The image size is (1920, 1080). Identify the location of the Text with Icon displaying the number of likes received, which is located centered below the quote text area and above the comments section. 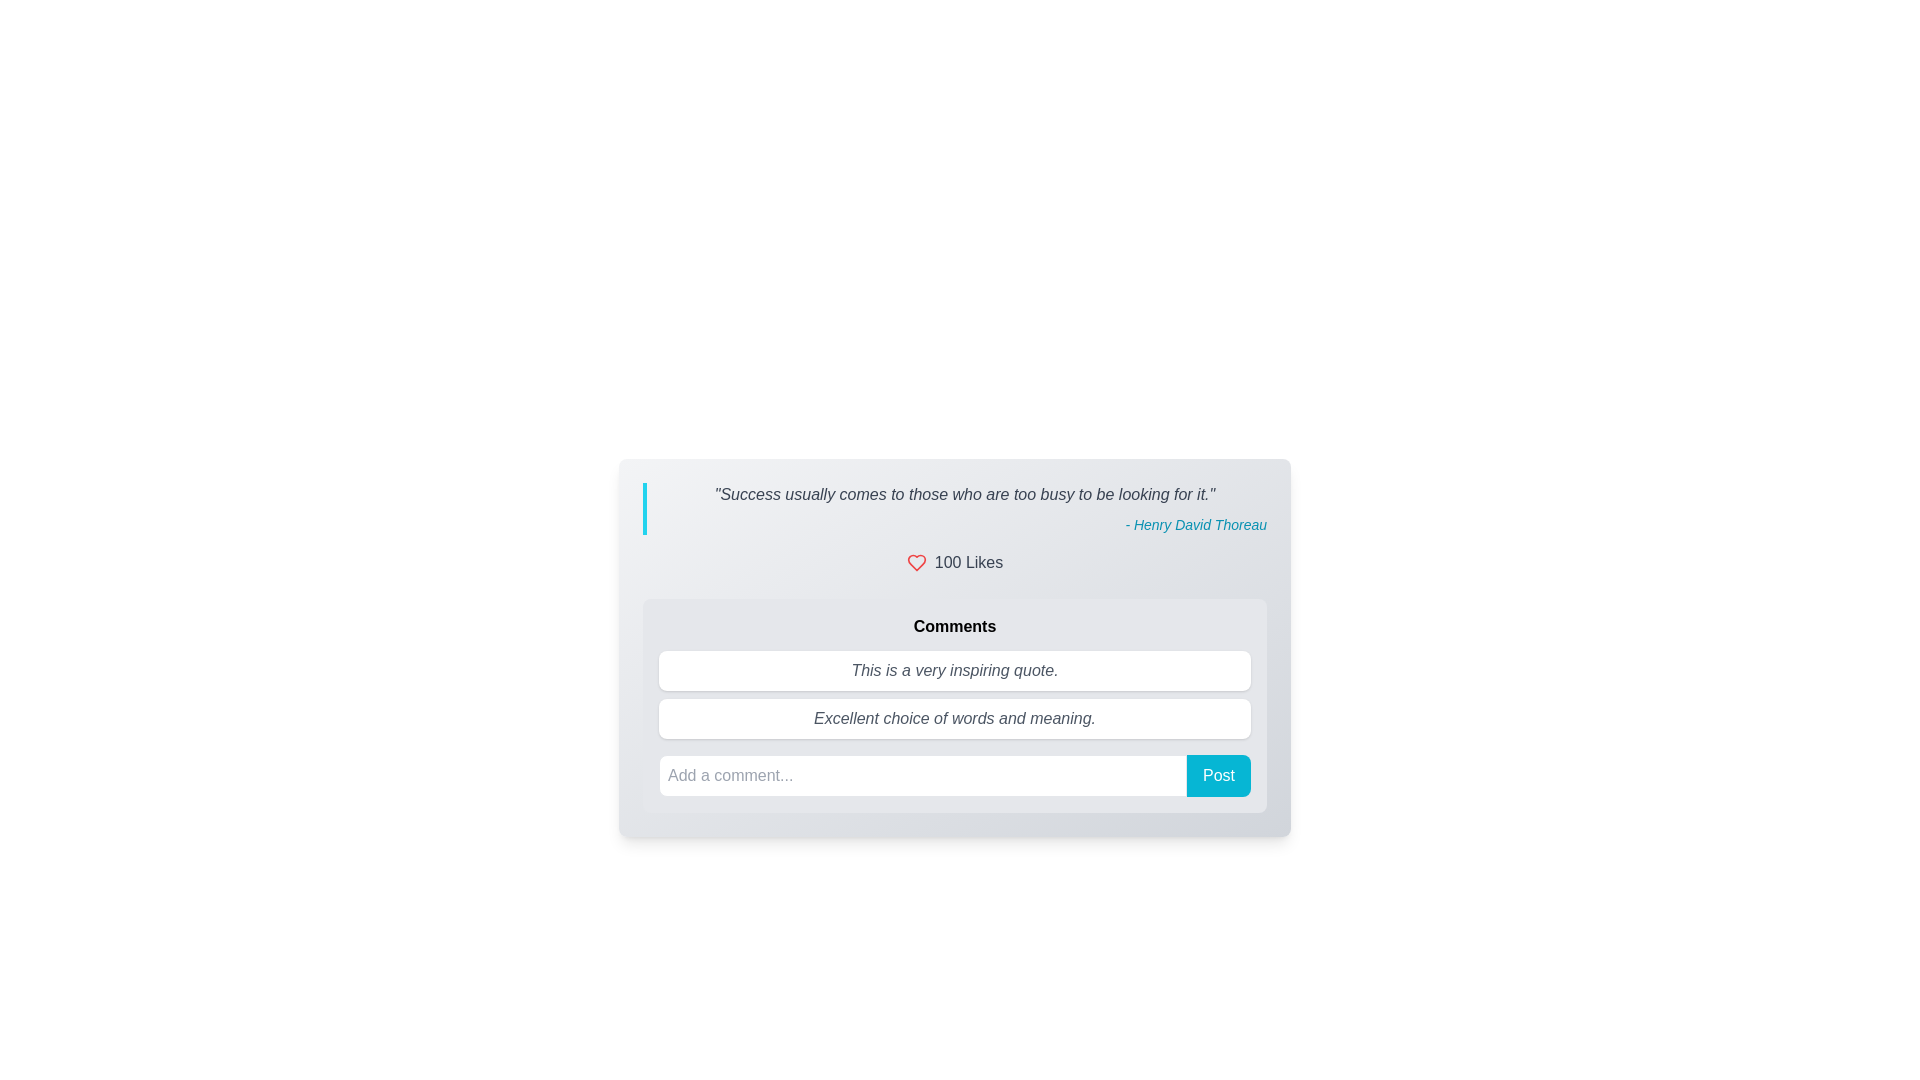
(954, 563).